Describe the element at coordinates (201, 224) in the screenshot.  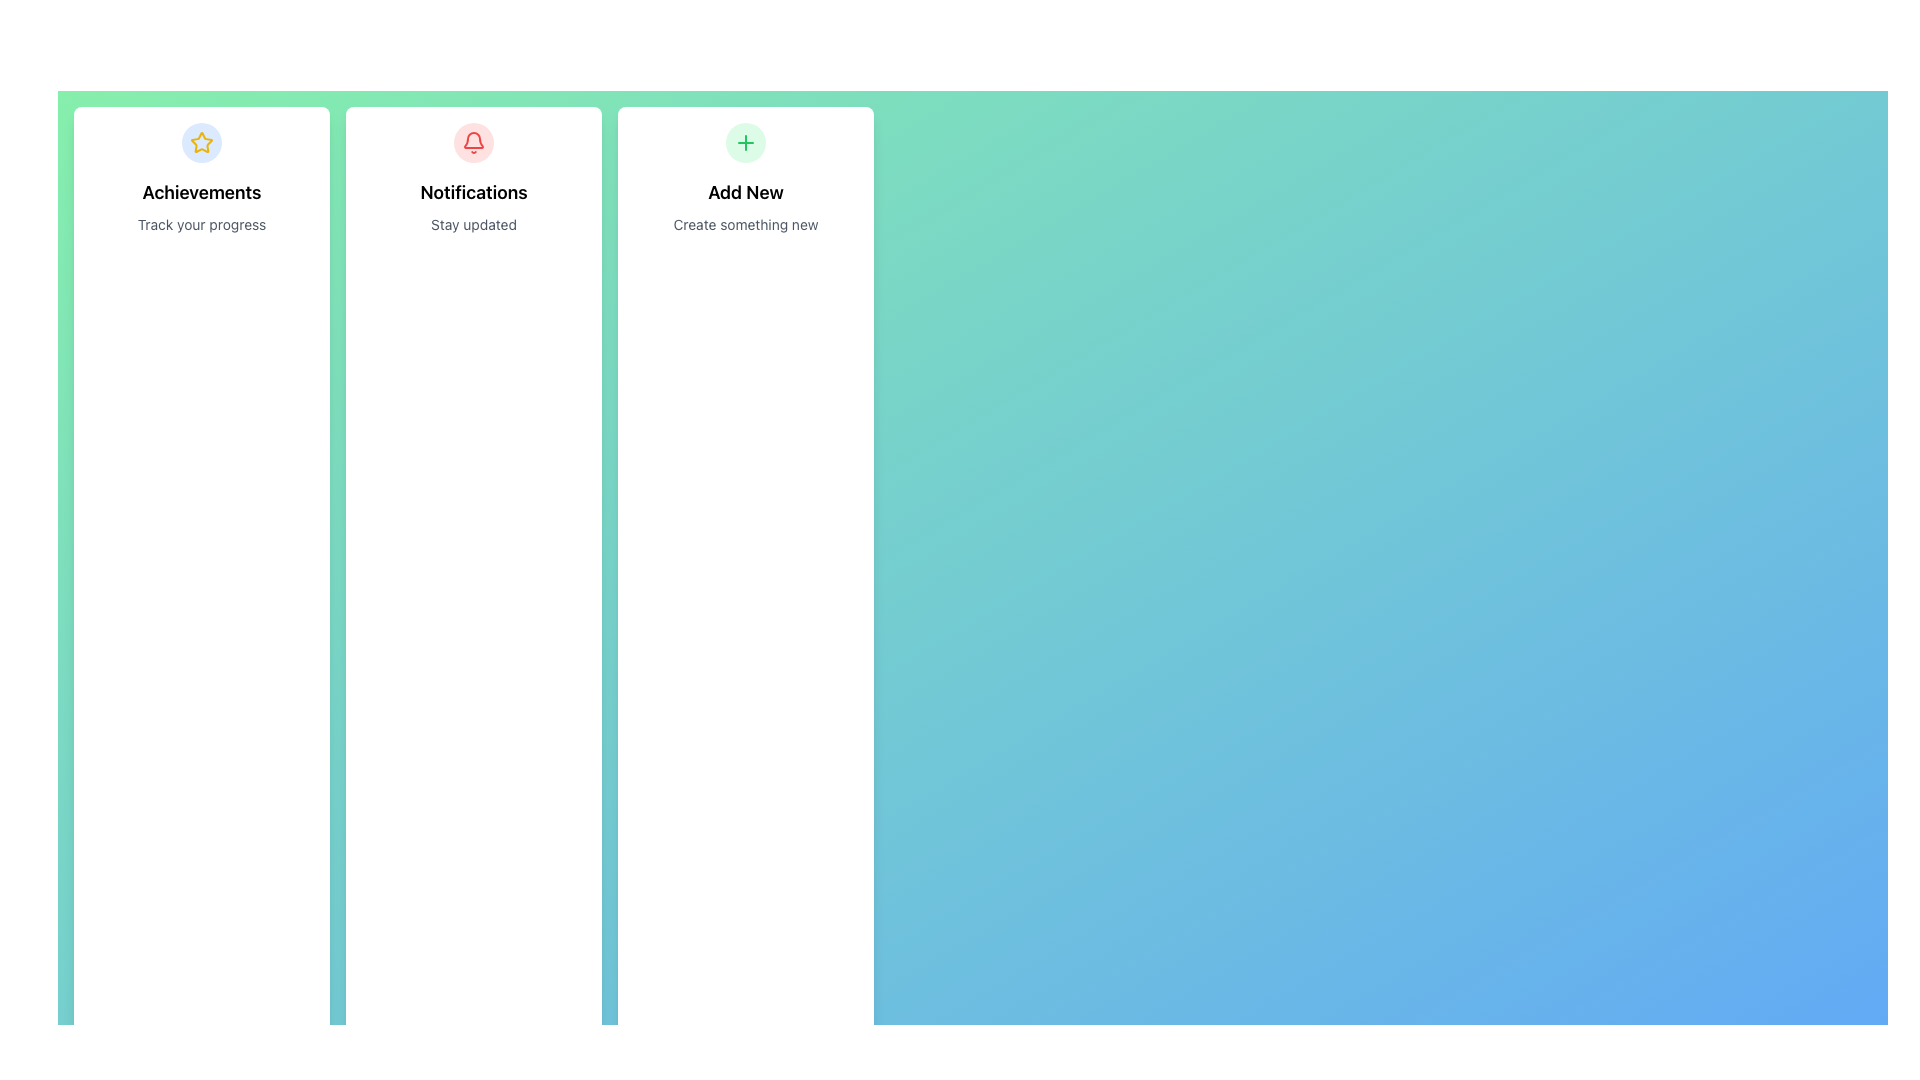
I see `the Static Text Label that displays 'Track your progress', which is positioned below the 'Achievements' heading in a white card layout` at that location.